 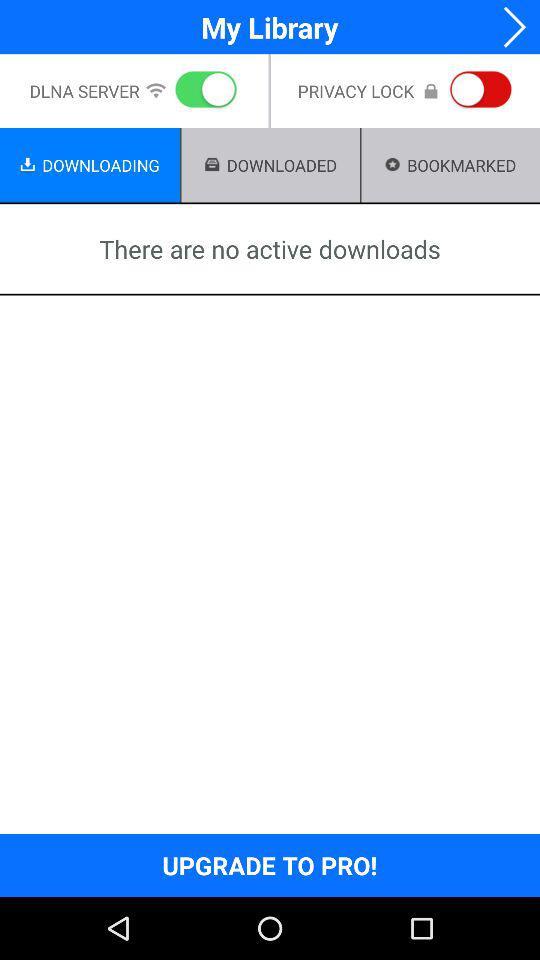 What do you see at coordinates (508, 28) in the screenshot?
I see `the arrow_forward icon` at bounding box center [508, 28].